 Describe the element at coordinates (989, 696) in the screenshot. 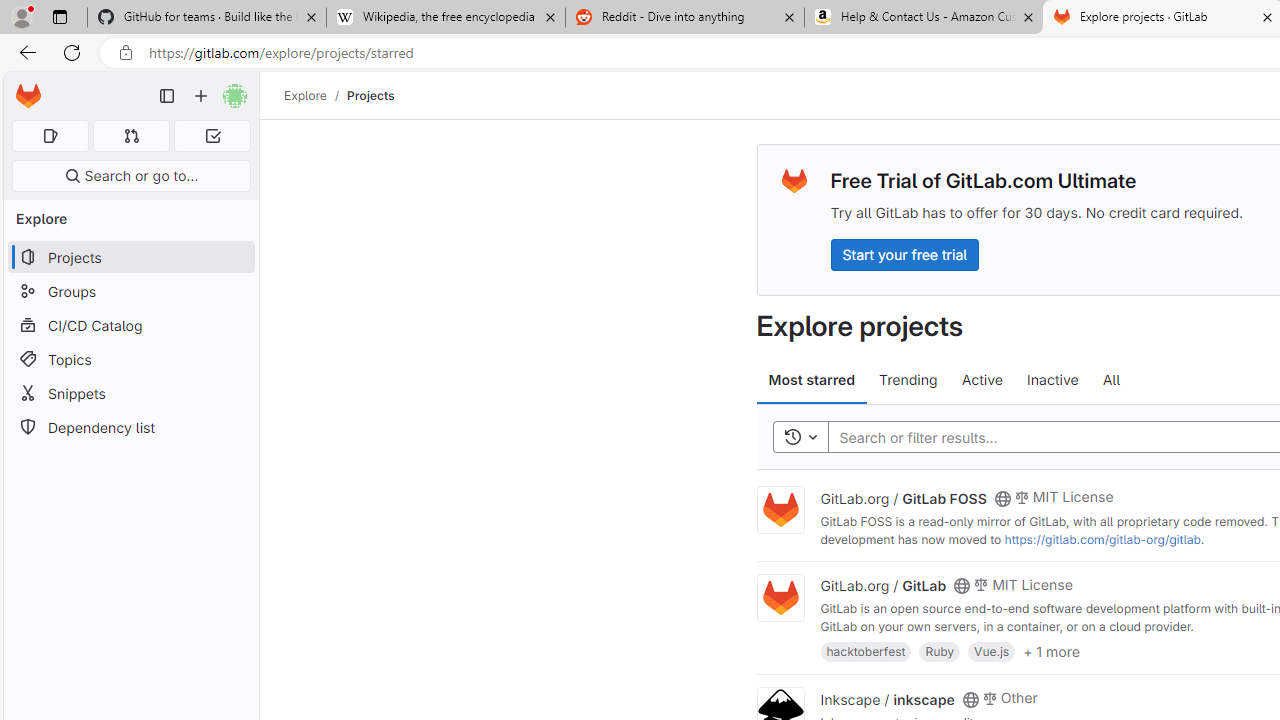

I see `'Class: s14 gl-mr-2'` at that location.